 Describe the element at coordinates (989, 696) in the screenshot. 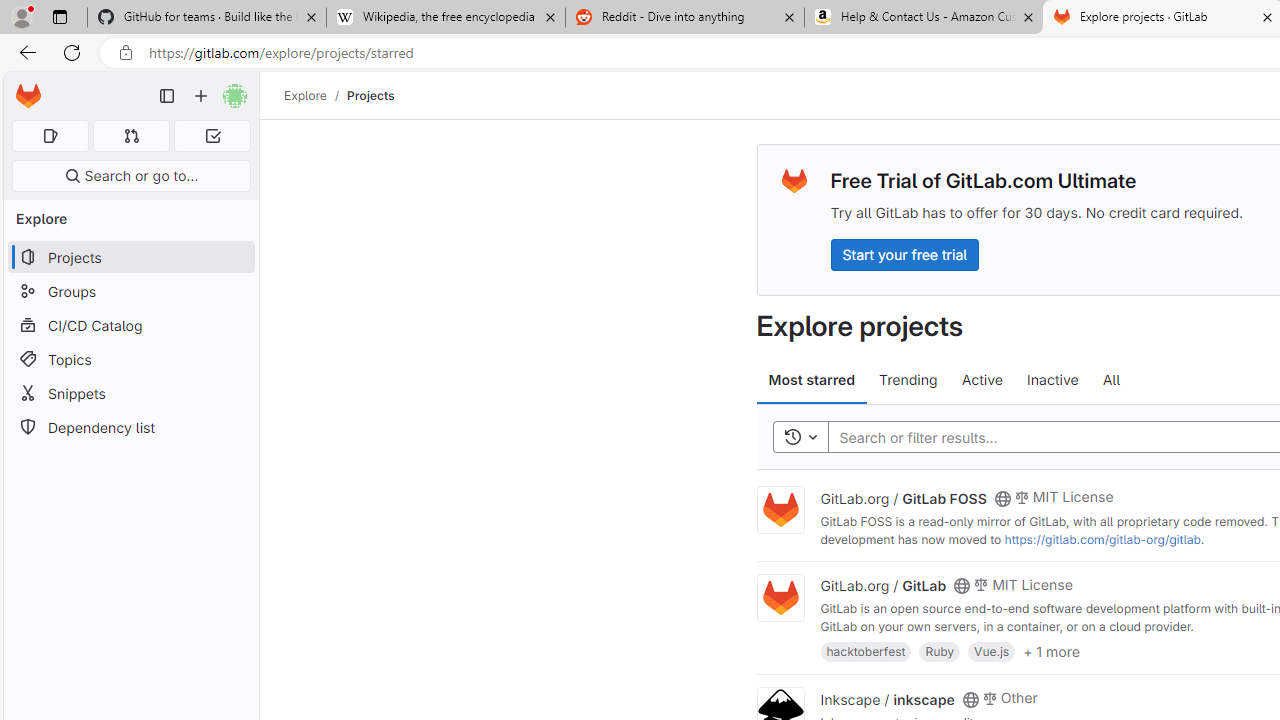

I see `'Class: s14 gl-mr-2'` at that location.